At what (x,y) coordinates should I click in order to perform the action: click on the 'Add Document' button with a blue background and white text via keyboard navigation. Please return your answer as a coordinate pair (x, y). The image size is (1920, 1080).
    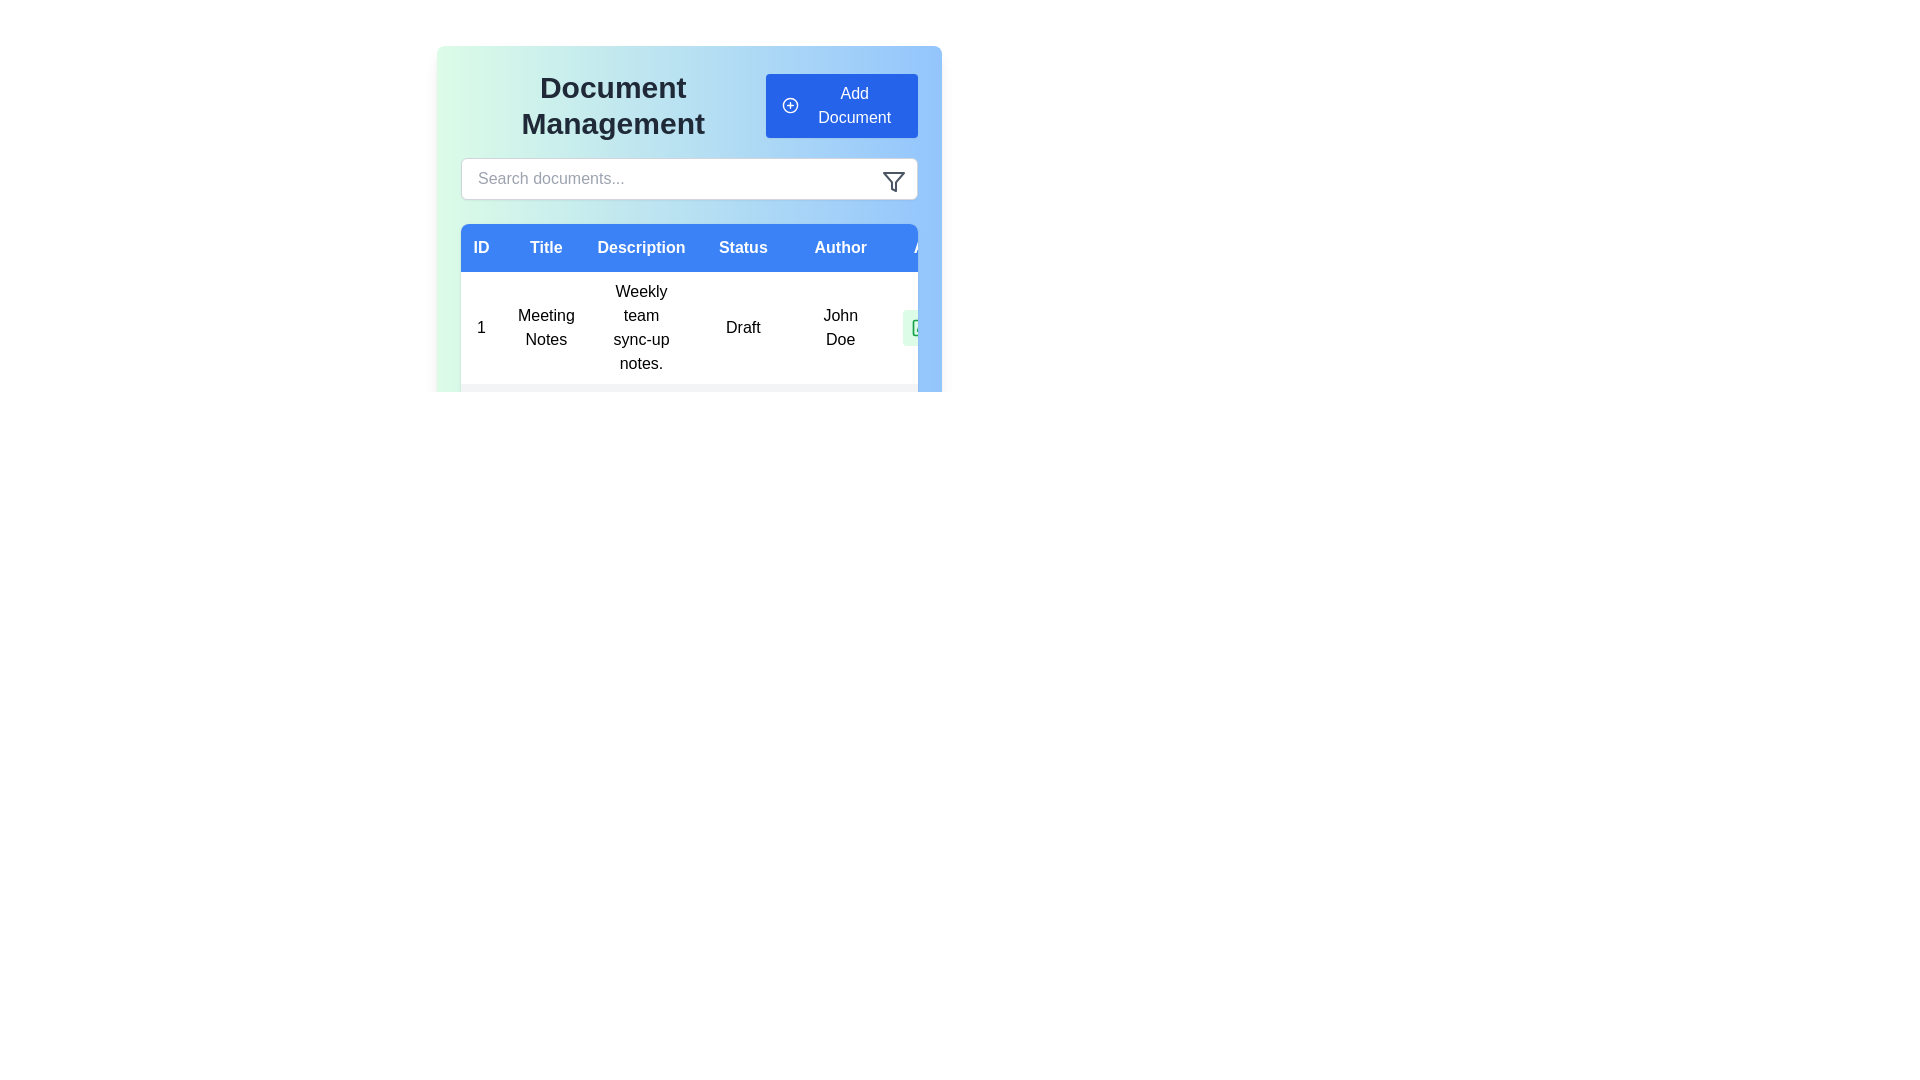
    Looking at the image, I should click on (841, 105).